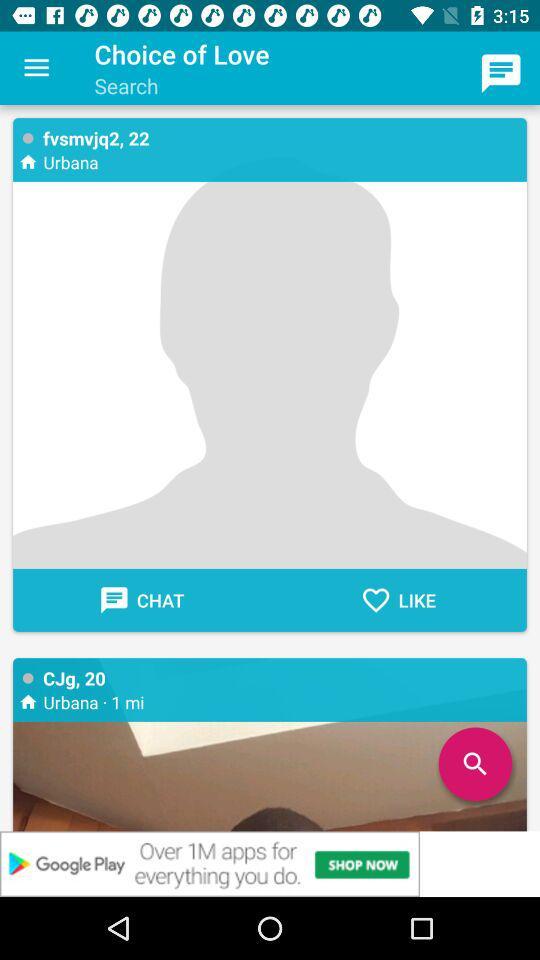 The image size is (540, 960). What do you see at coordinates (474, 763) in the screenshot?
I see `the search icon` at bounding box center [474, 763].